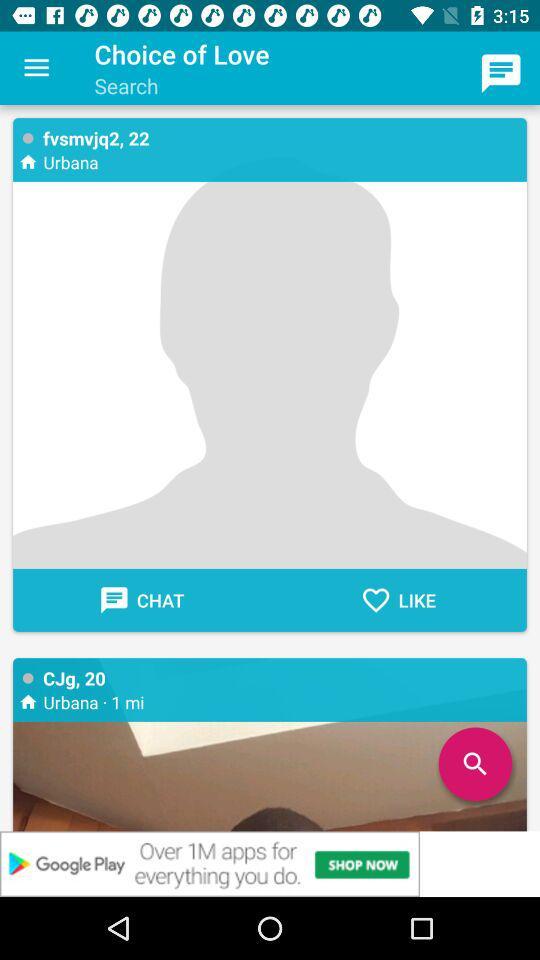 The image size is (540, 960). What do you see at coordinates (474, 763) in the screenshot?
I see `the search icon` at bounding box center [474, 763].